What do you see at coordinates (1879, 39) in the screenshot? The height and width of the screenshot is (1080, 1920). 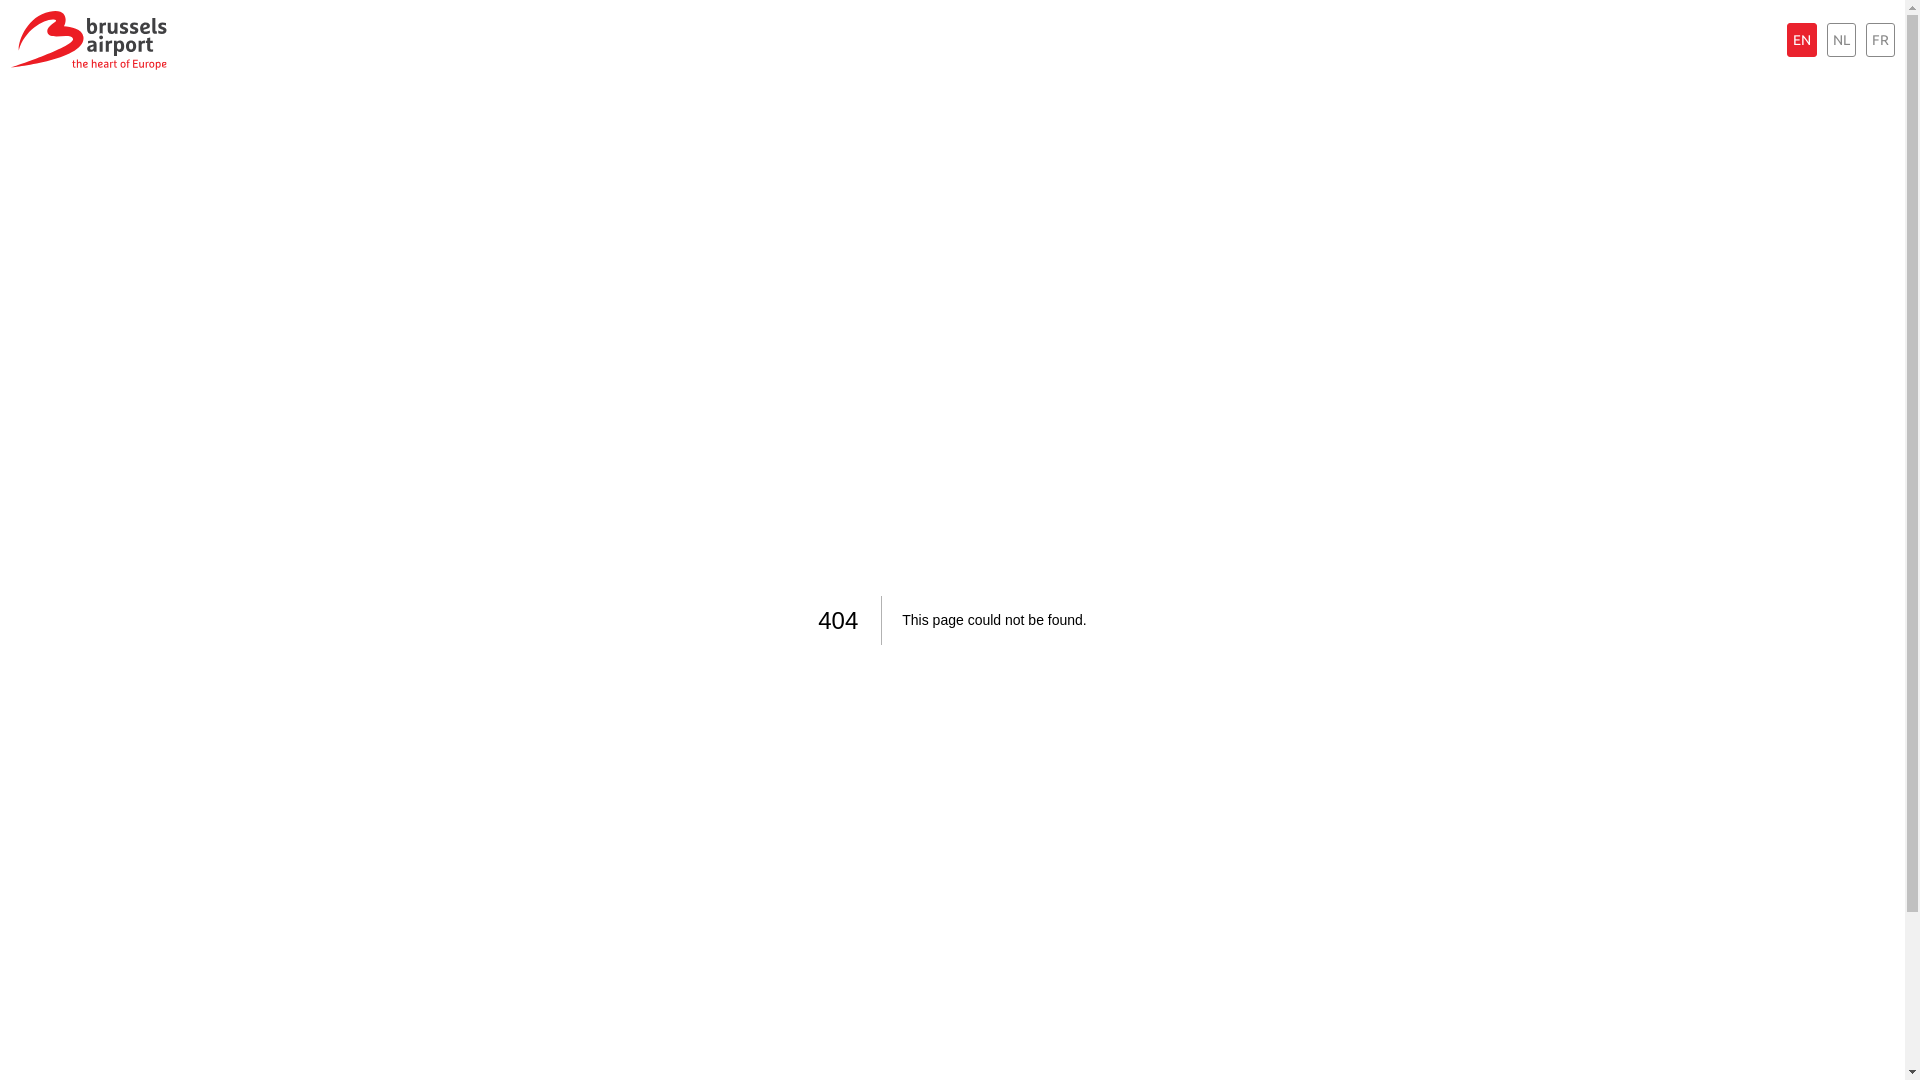 I see `'FR'` at bounding box center [1879, 39].